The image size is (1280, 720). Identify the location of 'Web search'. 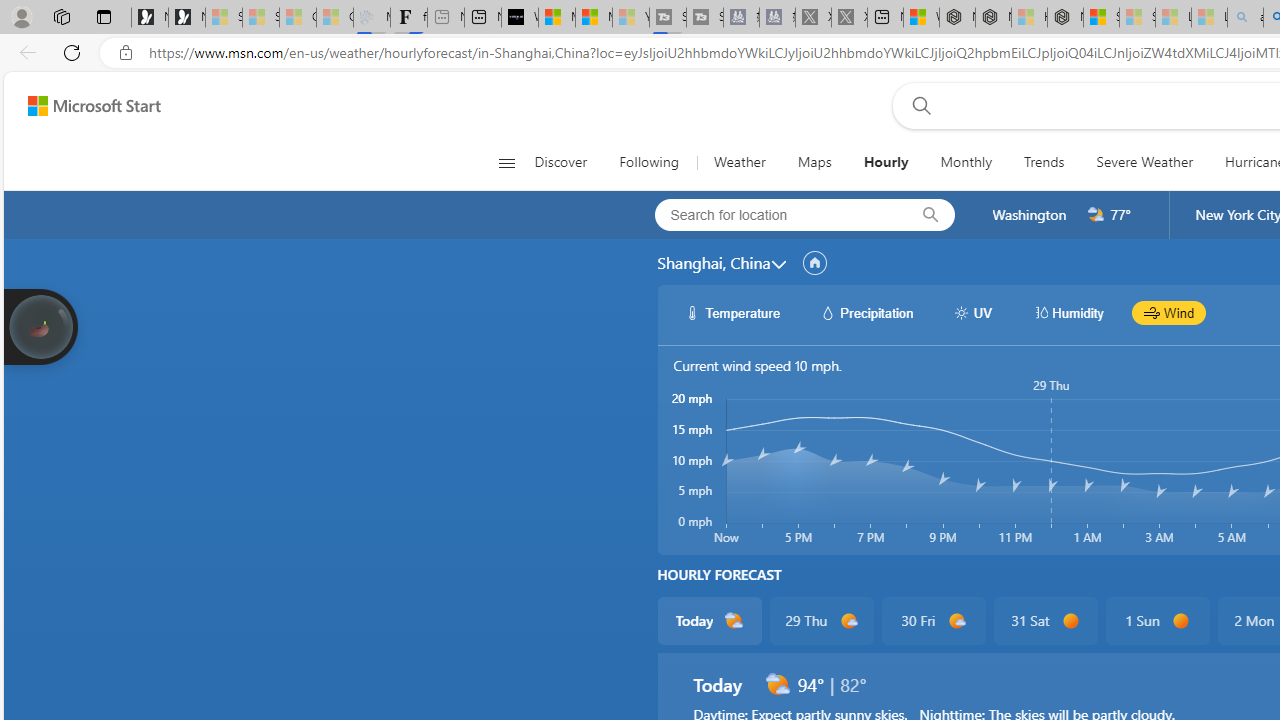
(916, 105).